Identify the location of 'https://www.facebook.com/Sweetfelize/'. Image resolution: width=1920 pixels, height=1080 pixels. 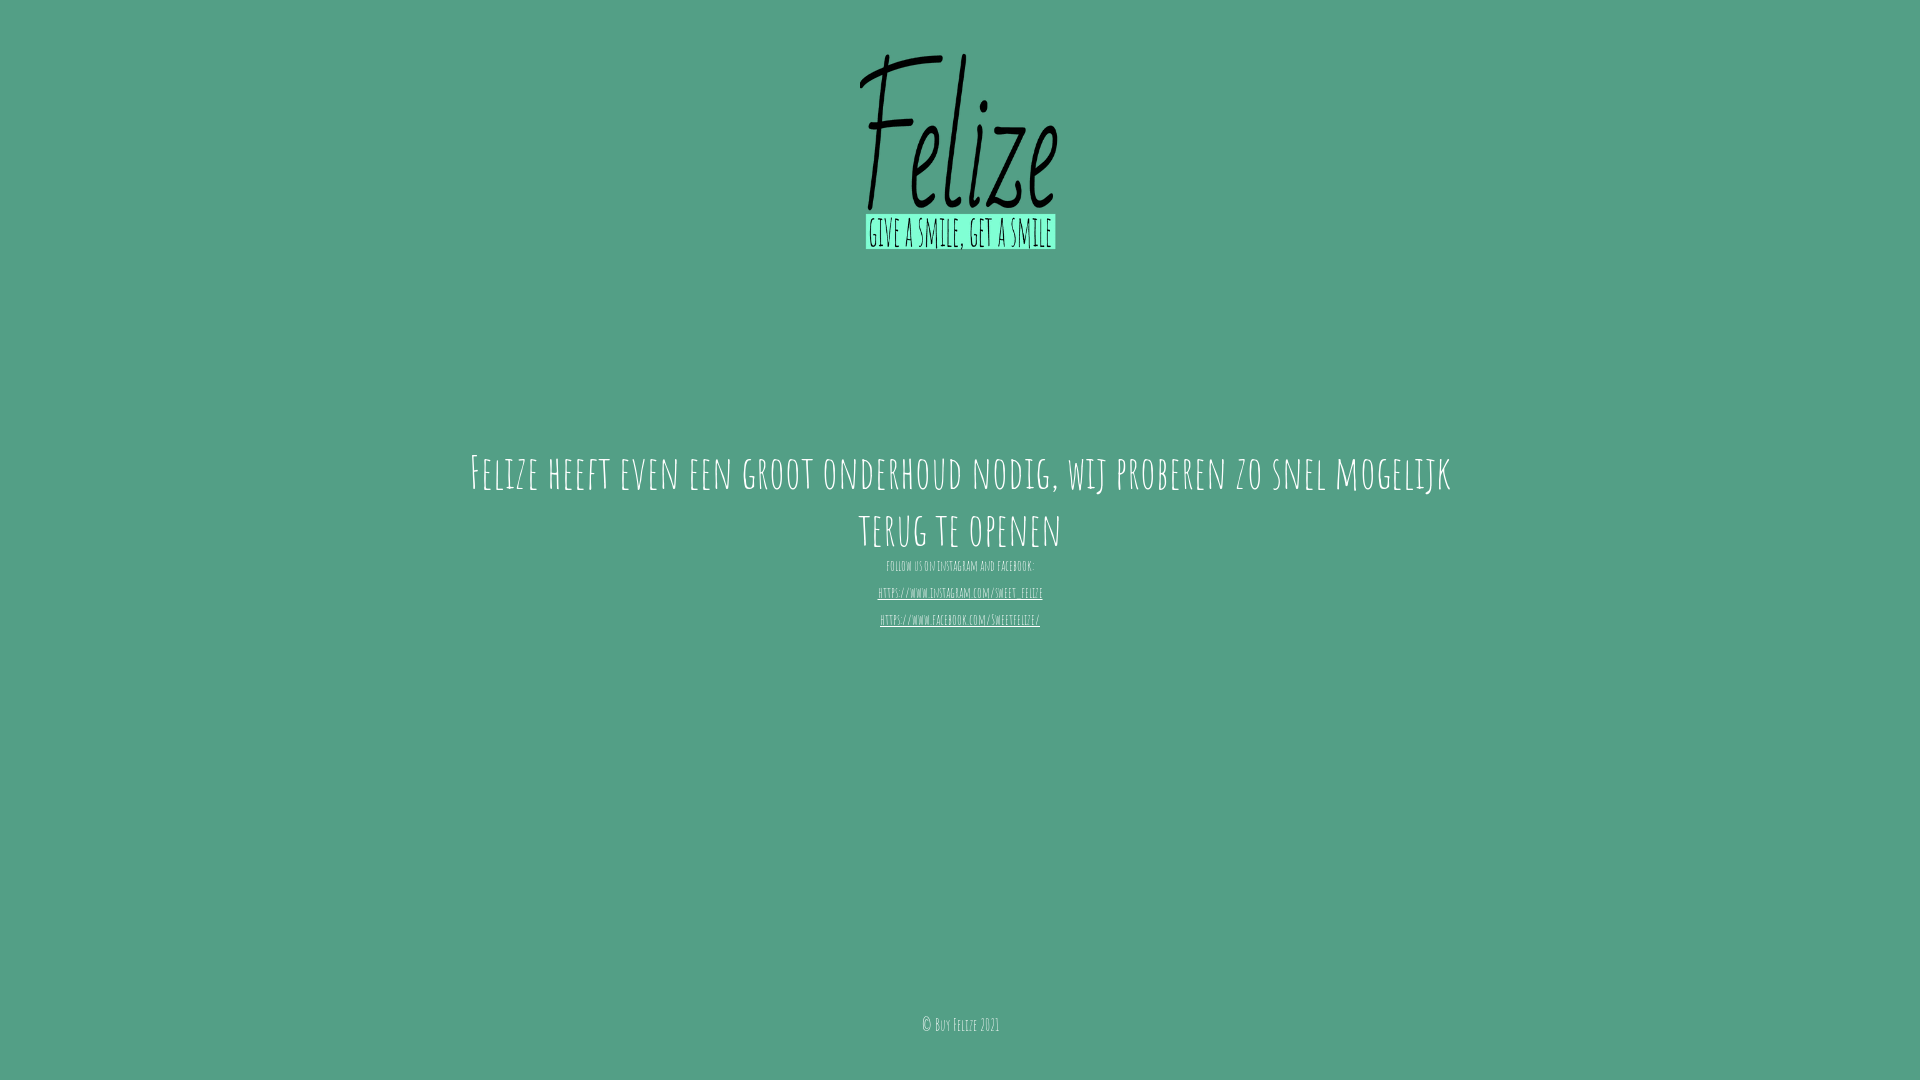
(960, 617).